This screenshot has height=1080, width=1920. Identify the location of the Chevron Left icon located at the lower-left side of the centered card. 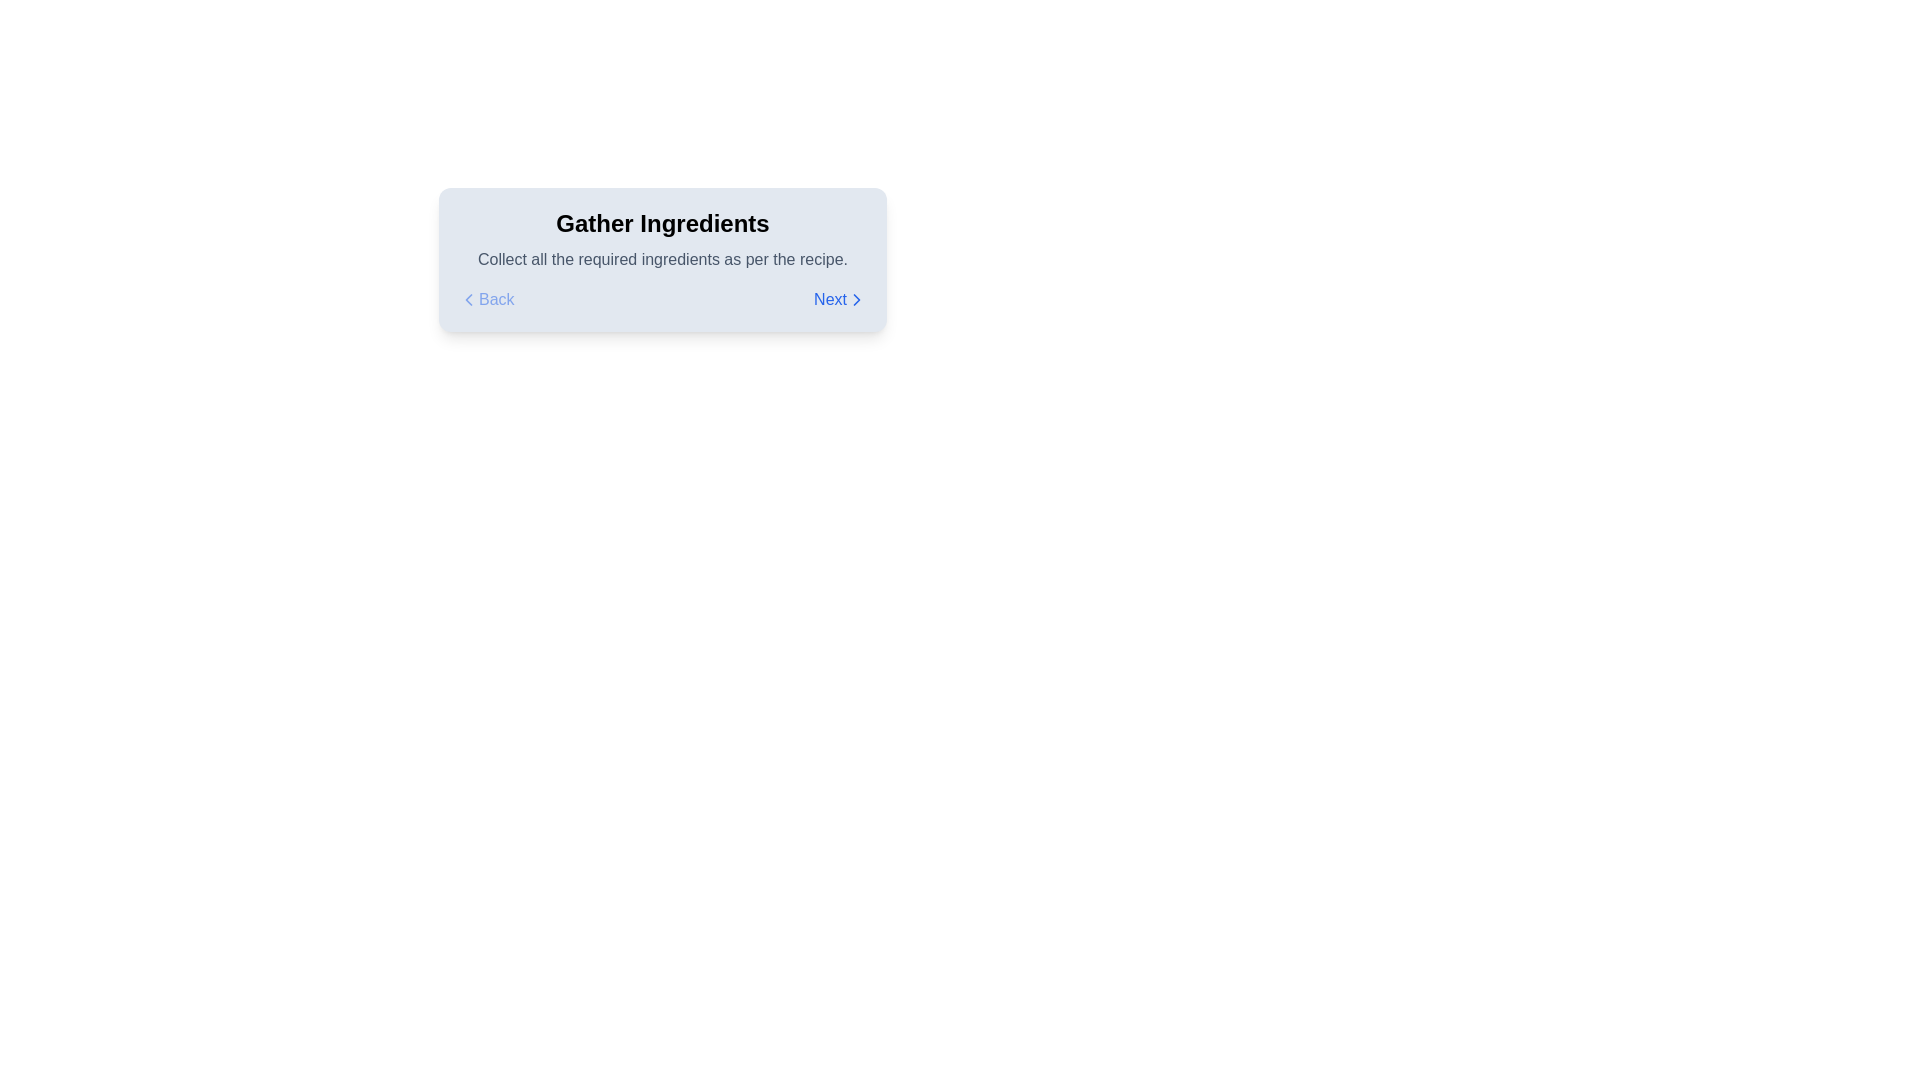
(468, 300).